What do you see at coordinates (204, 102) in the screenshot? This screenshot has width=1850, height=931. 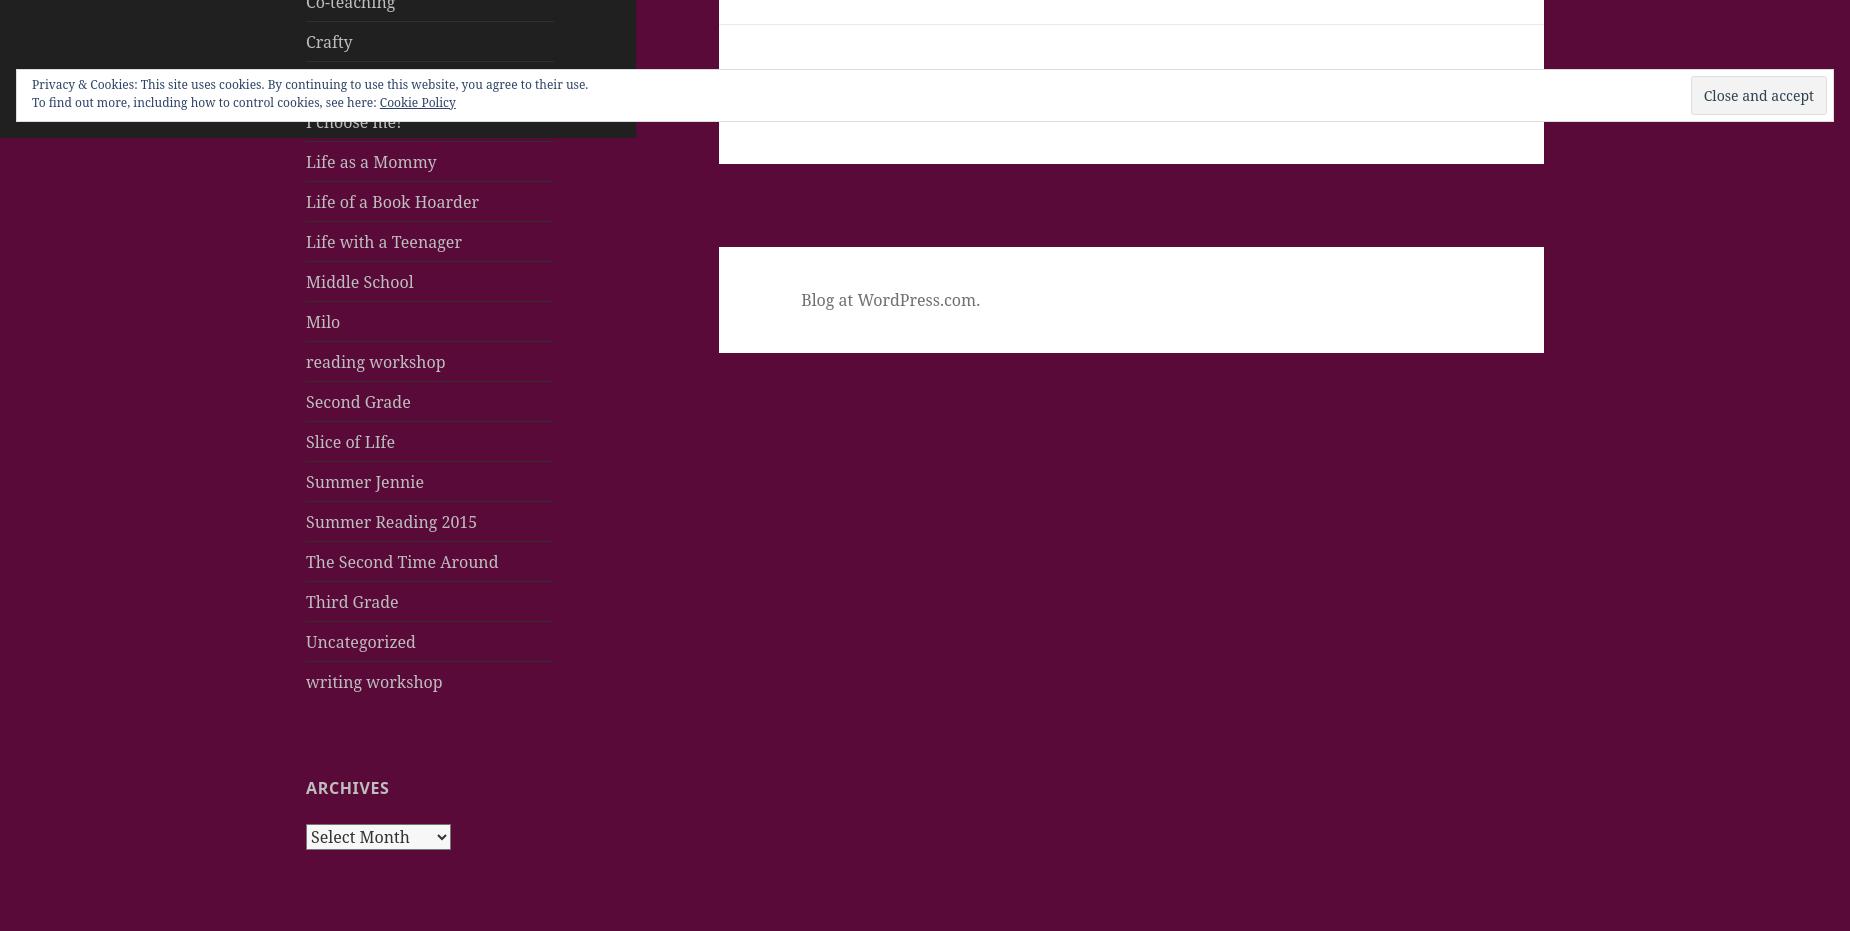 I see `'To find out more, including how to control cookies, see here:'` at bounding box center [204, 102].